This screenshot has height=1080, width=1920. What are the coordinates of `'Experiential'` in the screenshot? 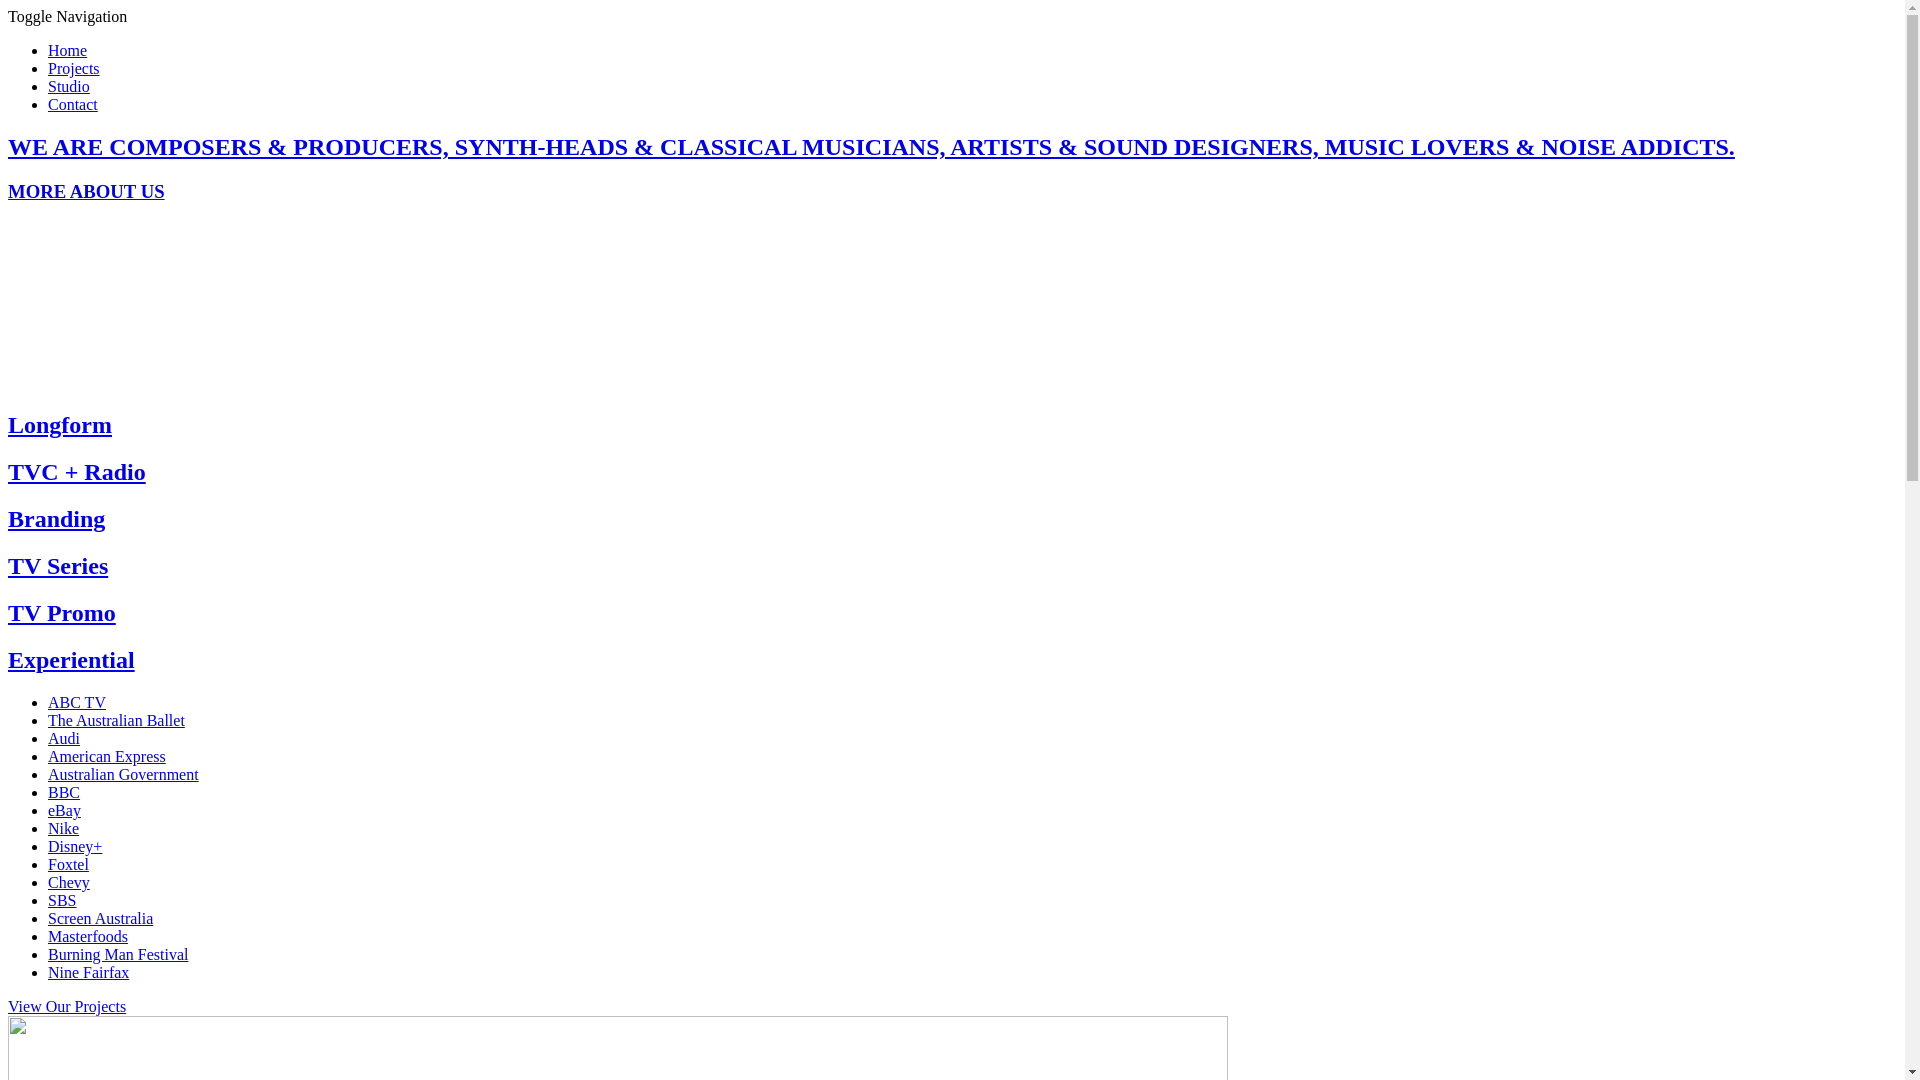 It's located at (71, 659).